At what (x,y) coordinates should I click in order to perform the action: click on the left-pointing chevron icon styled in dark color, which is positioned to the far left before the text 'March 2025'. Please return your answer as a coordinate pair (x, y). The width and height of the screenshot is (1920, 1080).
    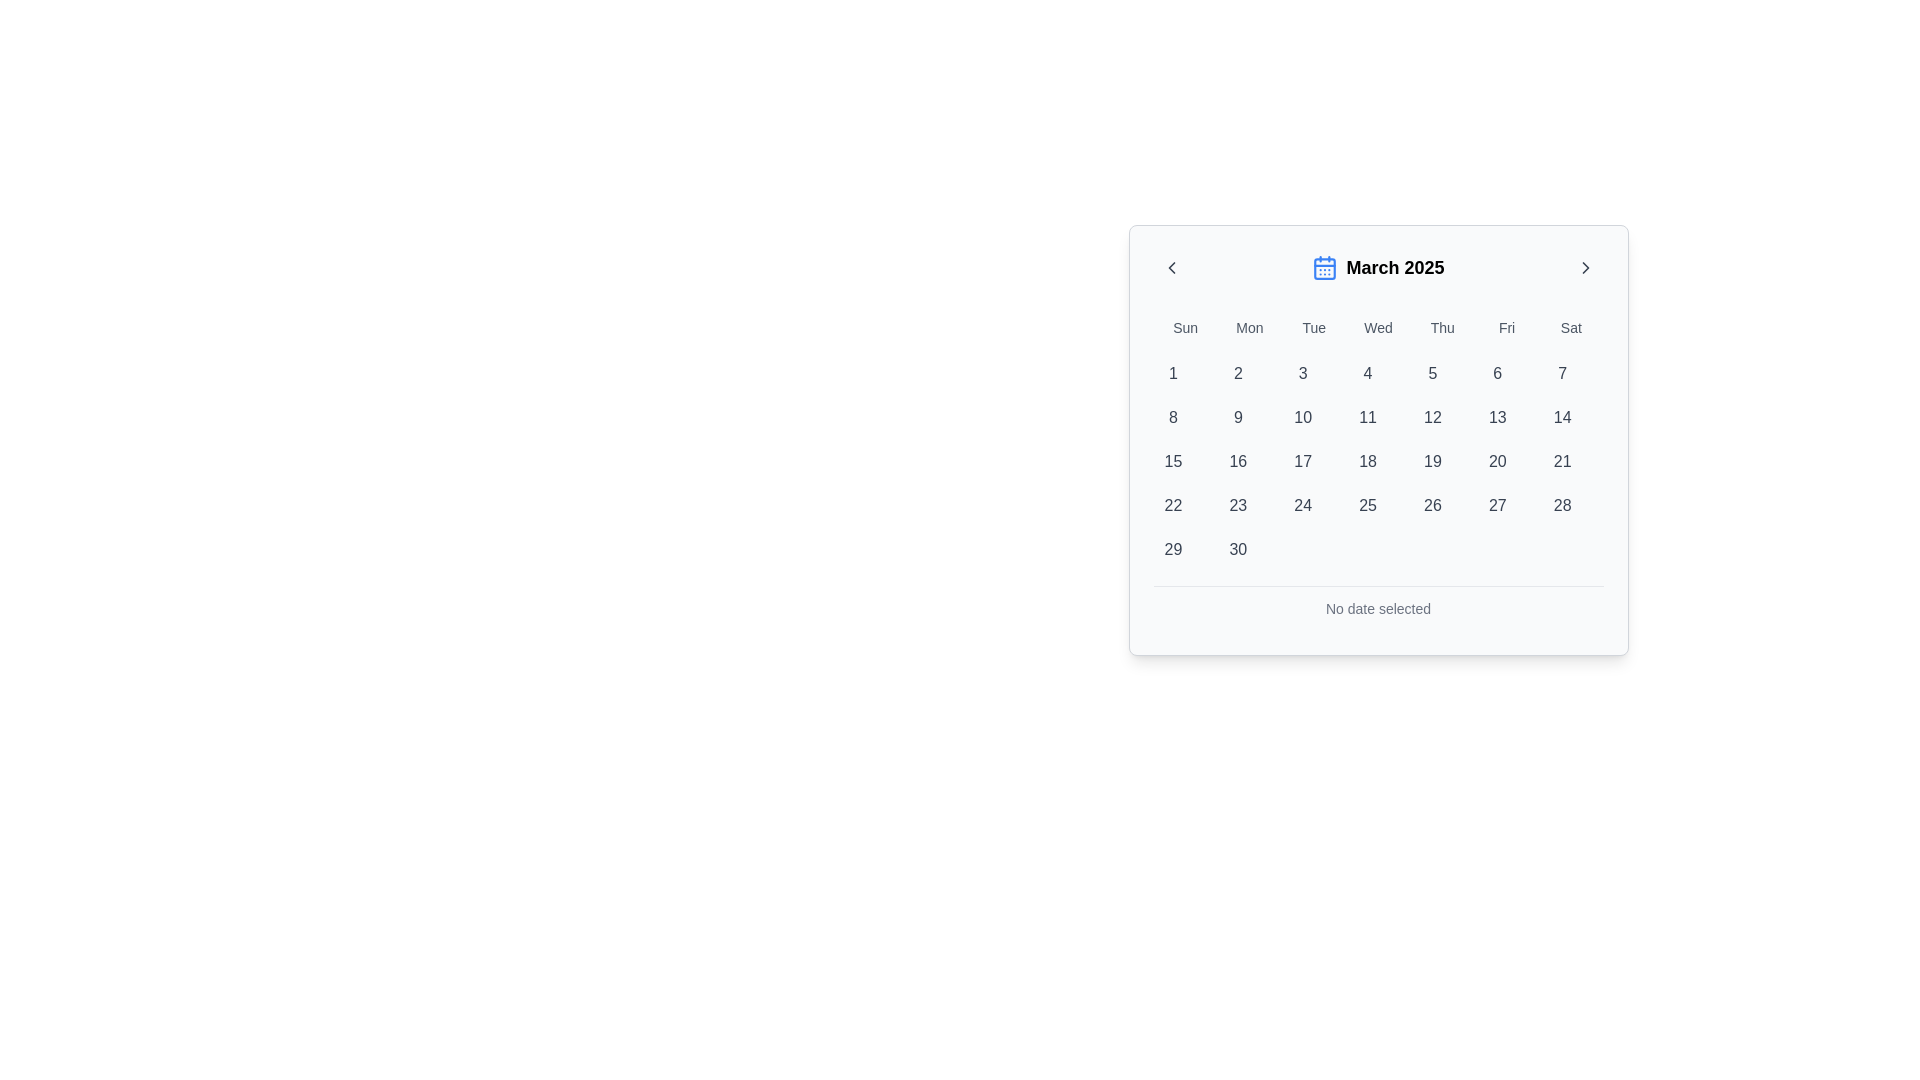
    Looking at the image, I should click on (1171, 266).